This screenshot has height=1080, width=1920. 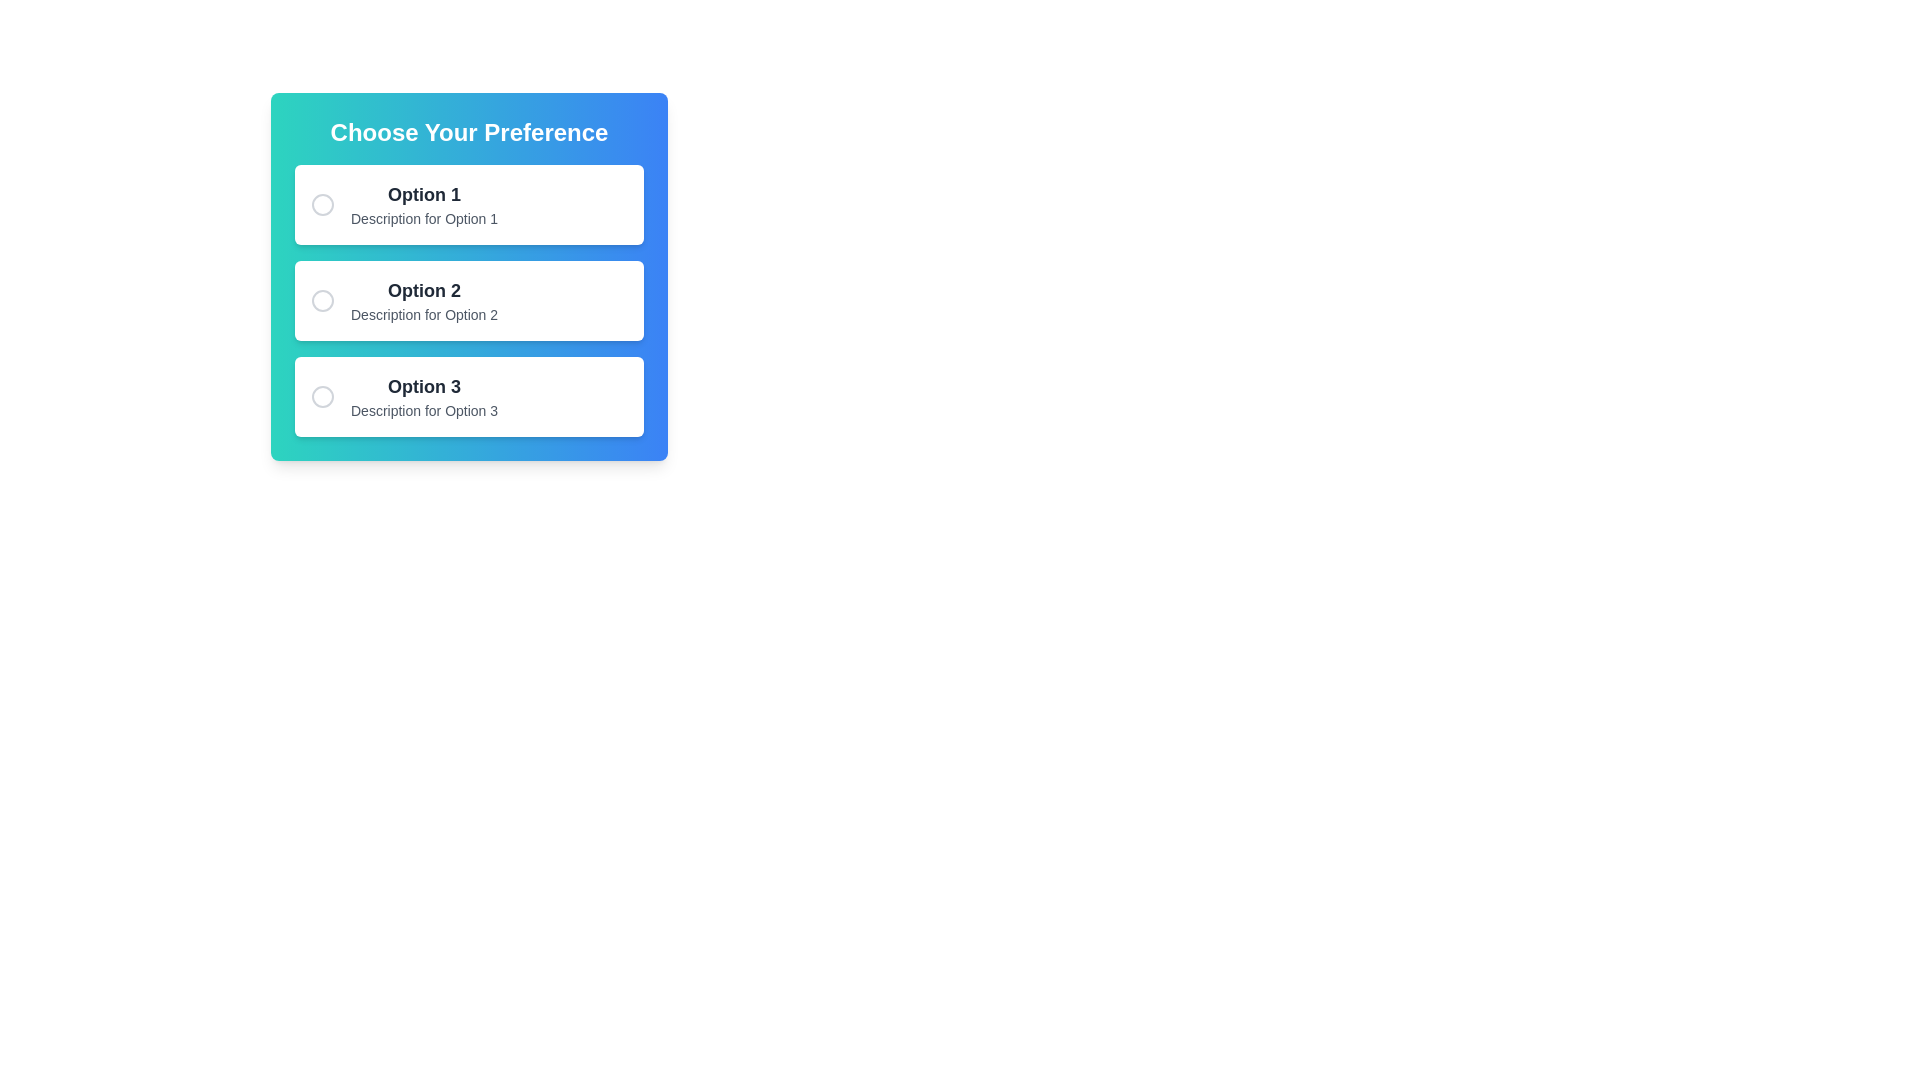 I want to click on the descriptive text element providing additional information for 'Option 1', which is located below the 'Option 1' title in the upper portion of the options list, so click(x=423, y=219).